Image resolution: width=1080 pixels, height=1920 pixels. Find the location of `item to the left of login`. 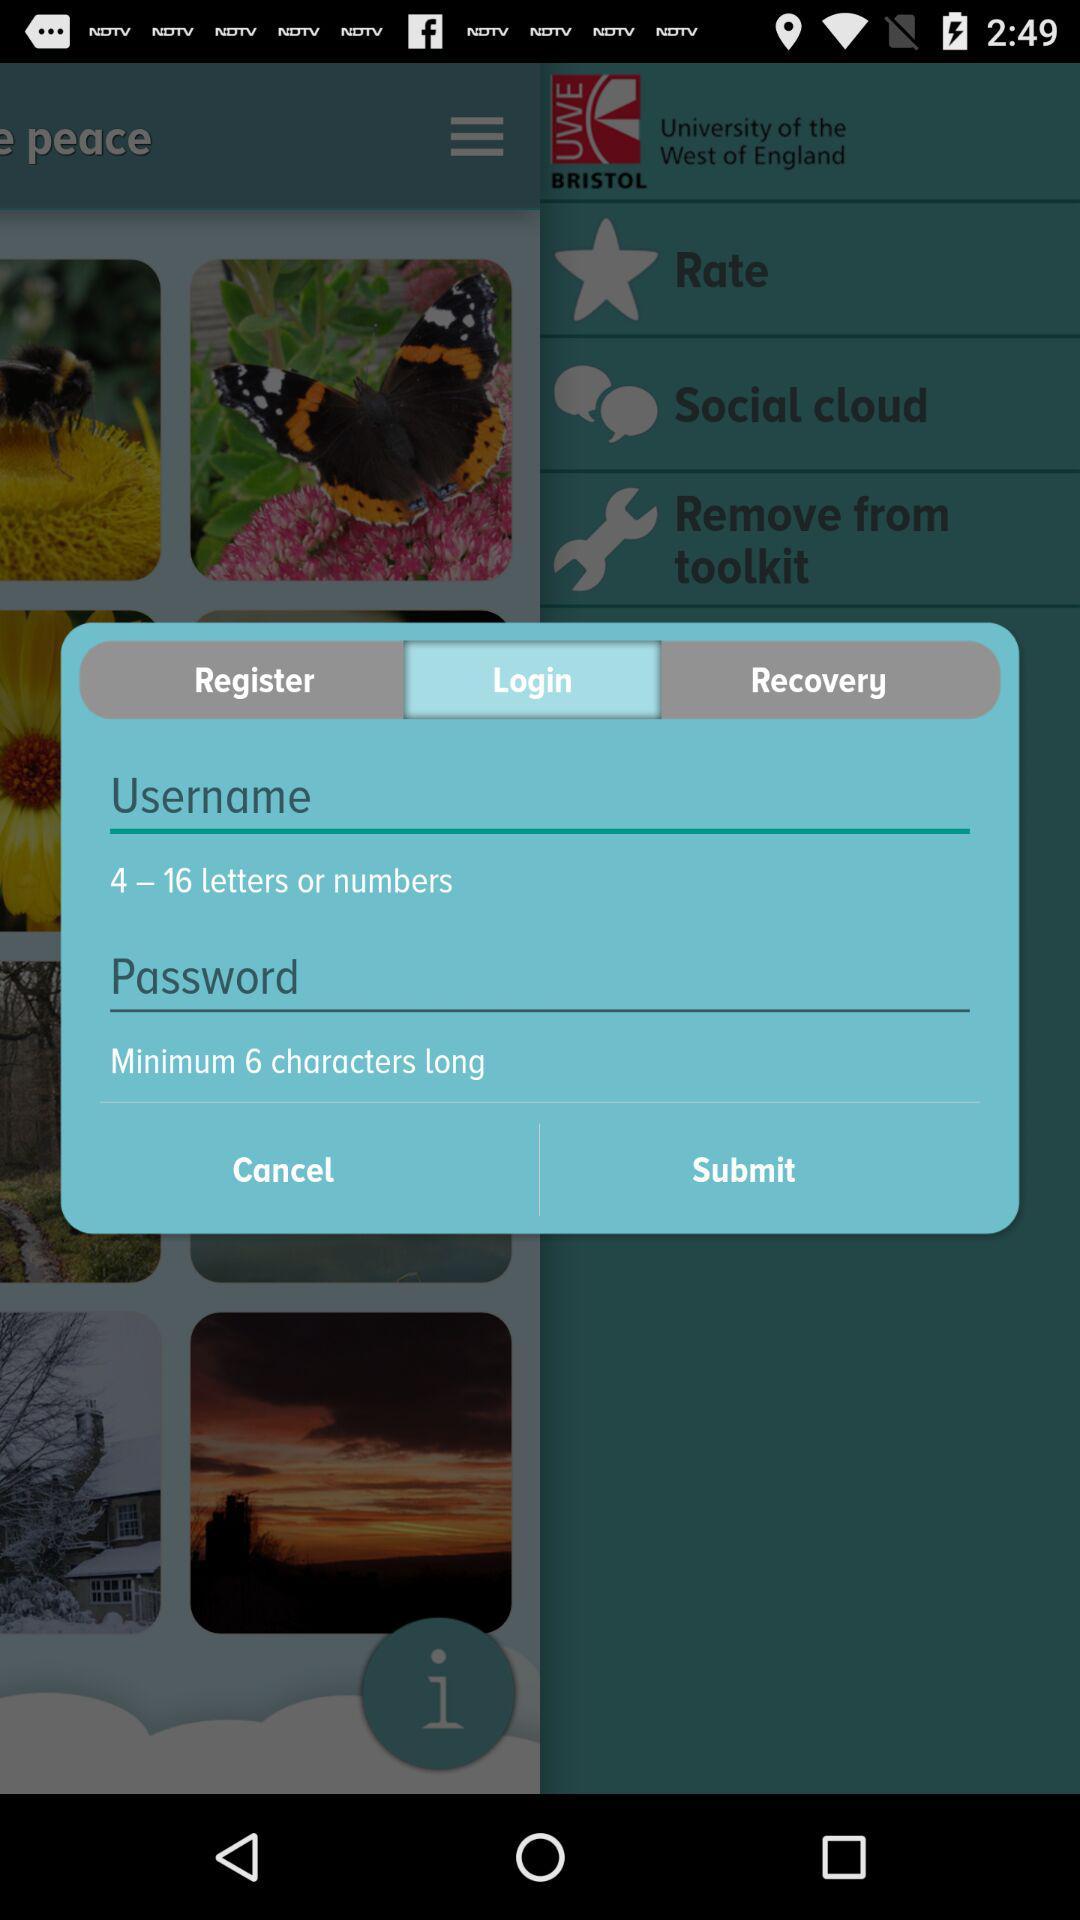

item to the left of login is located at coordinates (240, 679).